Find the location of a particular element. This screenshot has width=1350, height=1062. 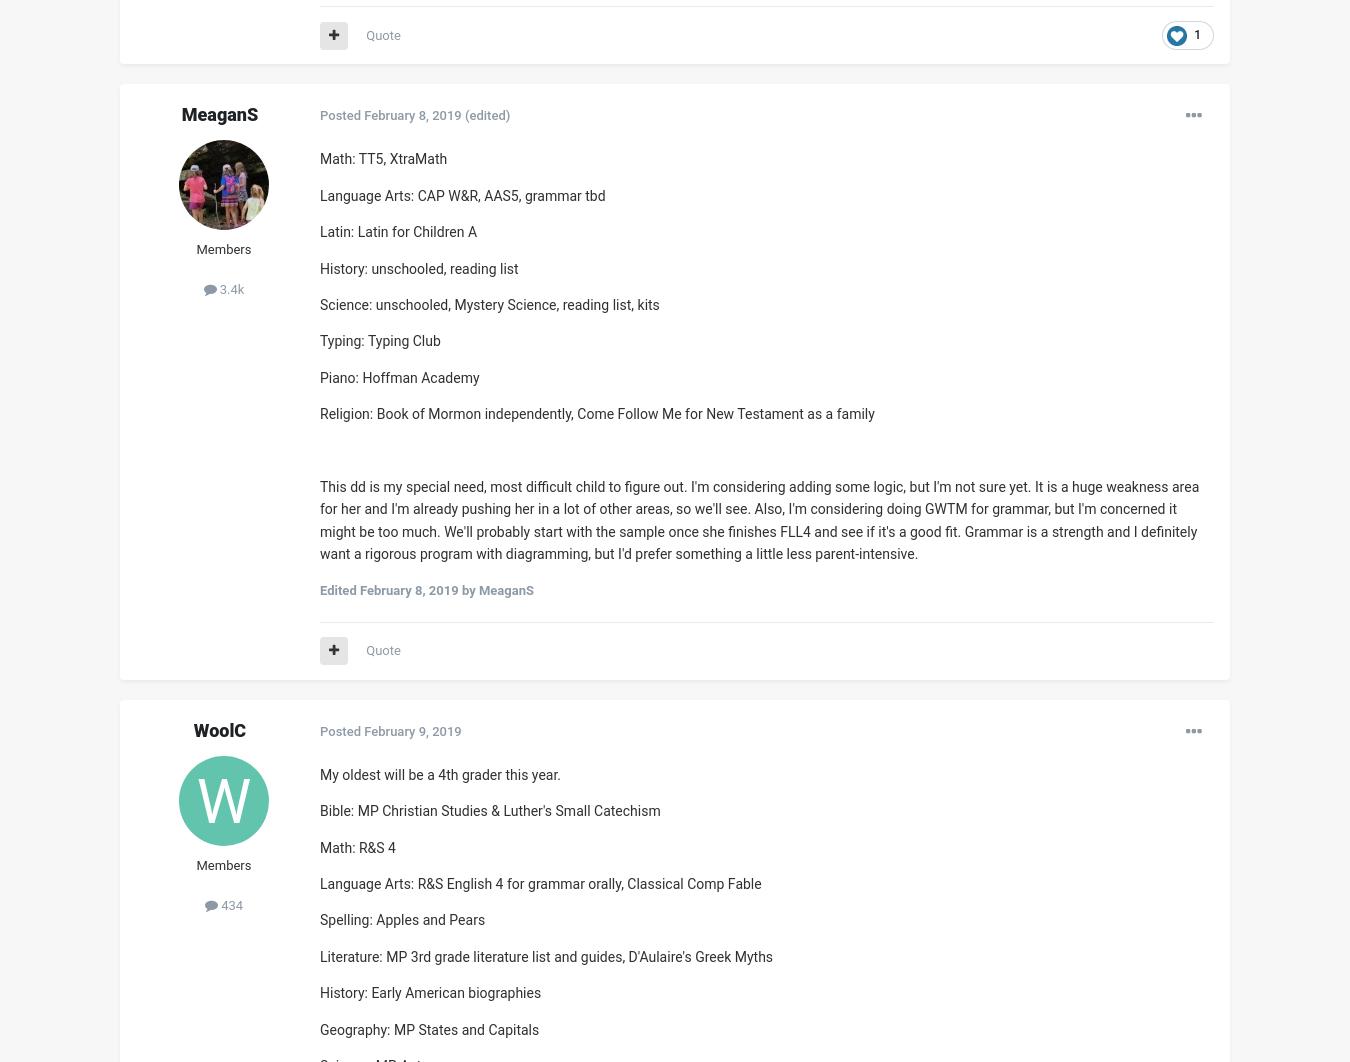

'Spelling: Apples and Pears' is located at coordinates (402, 919).